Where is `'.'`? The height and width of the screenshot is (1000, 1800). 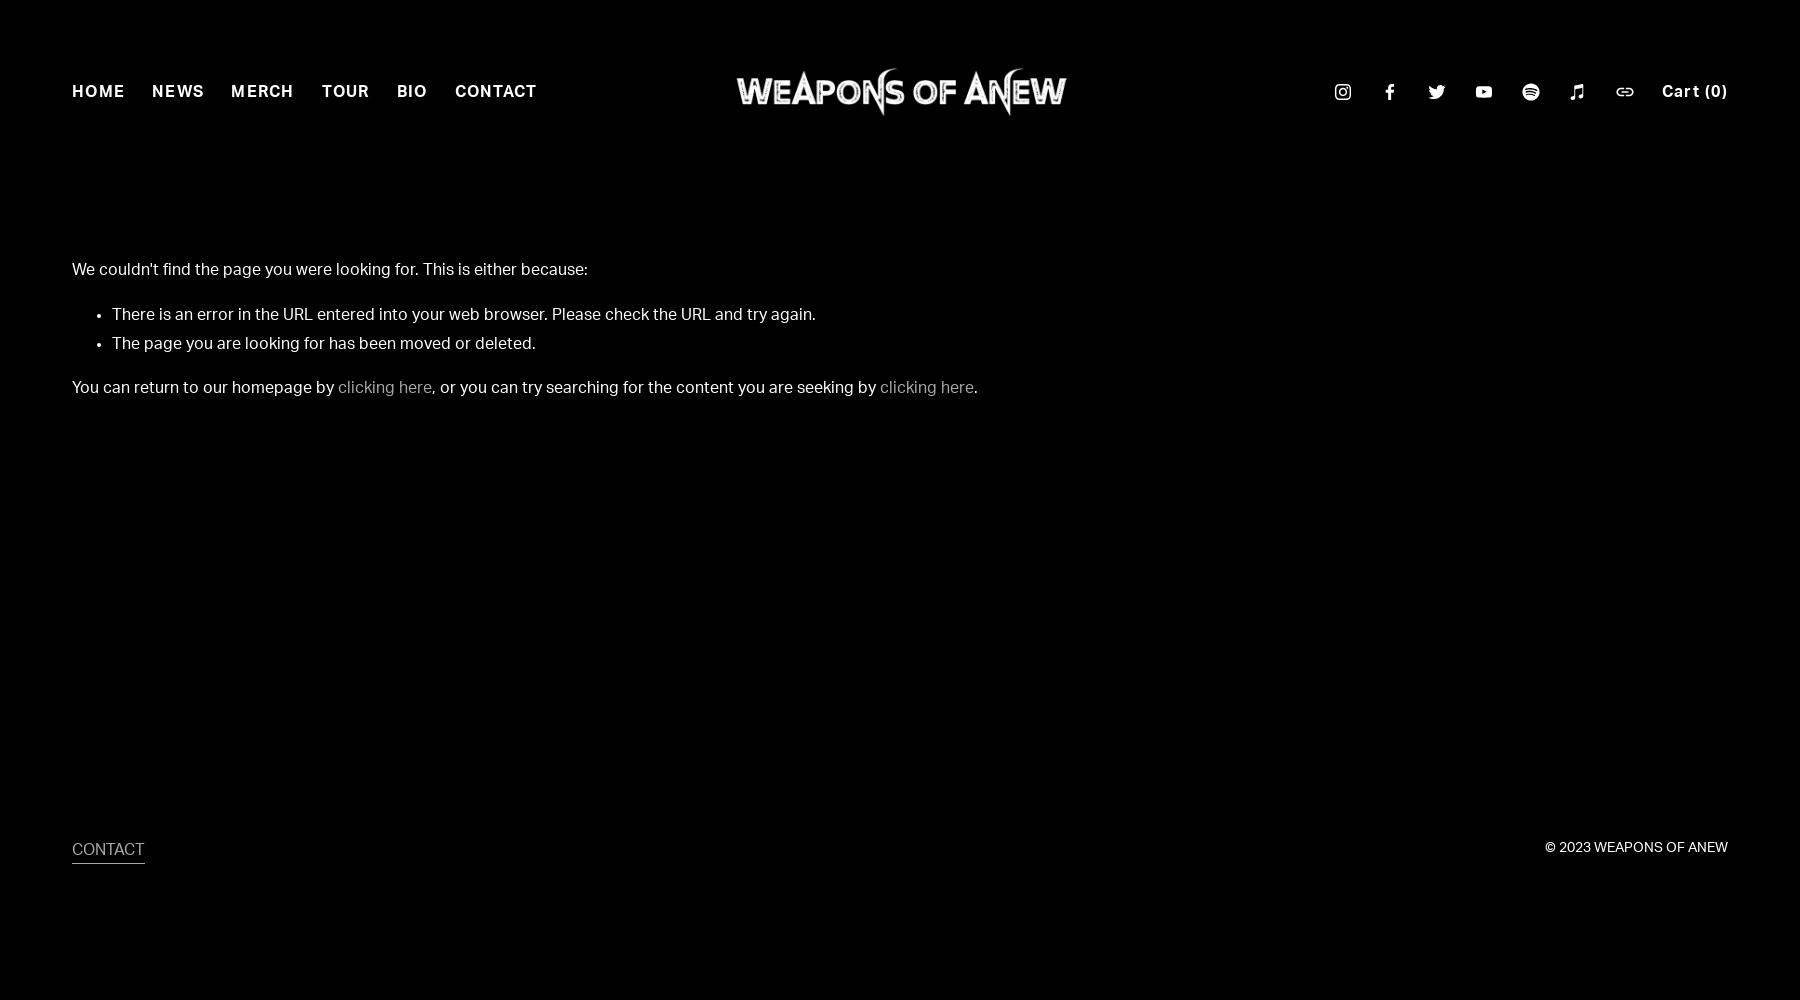 '.' is located at coordinates (974, 388).